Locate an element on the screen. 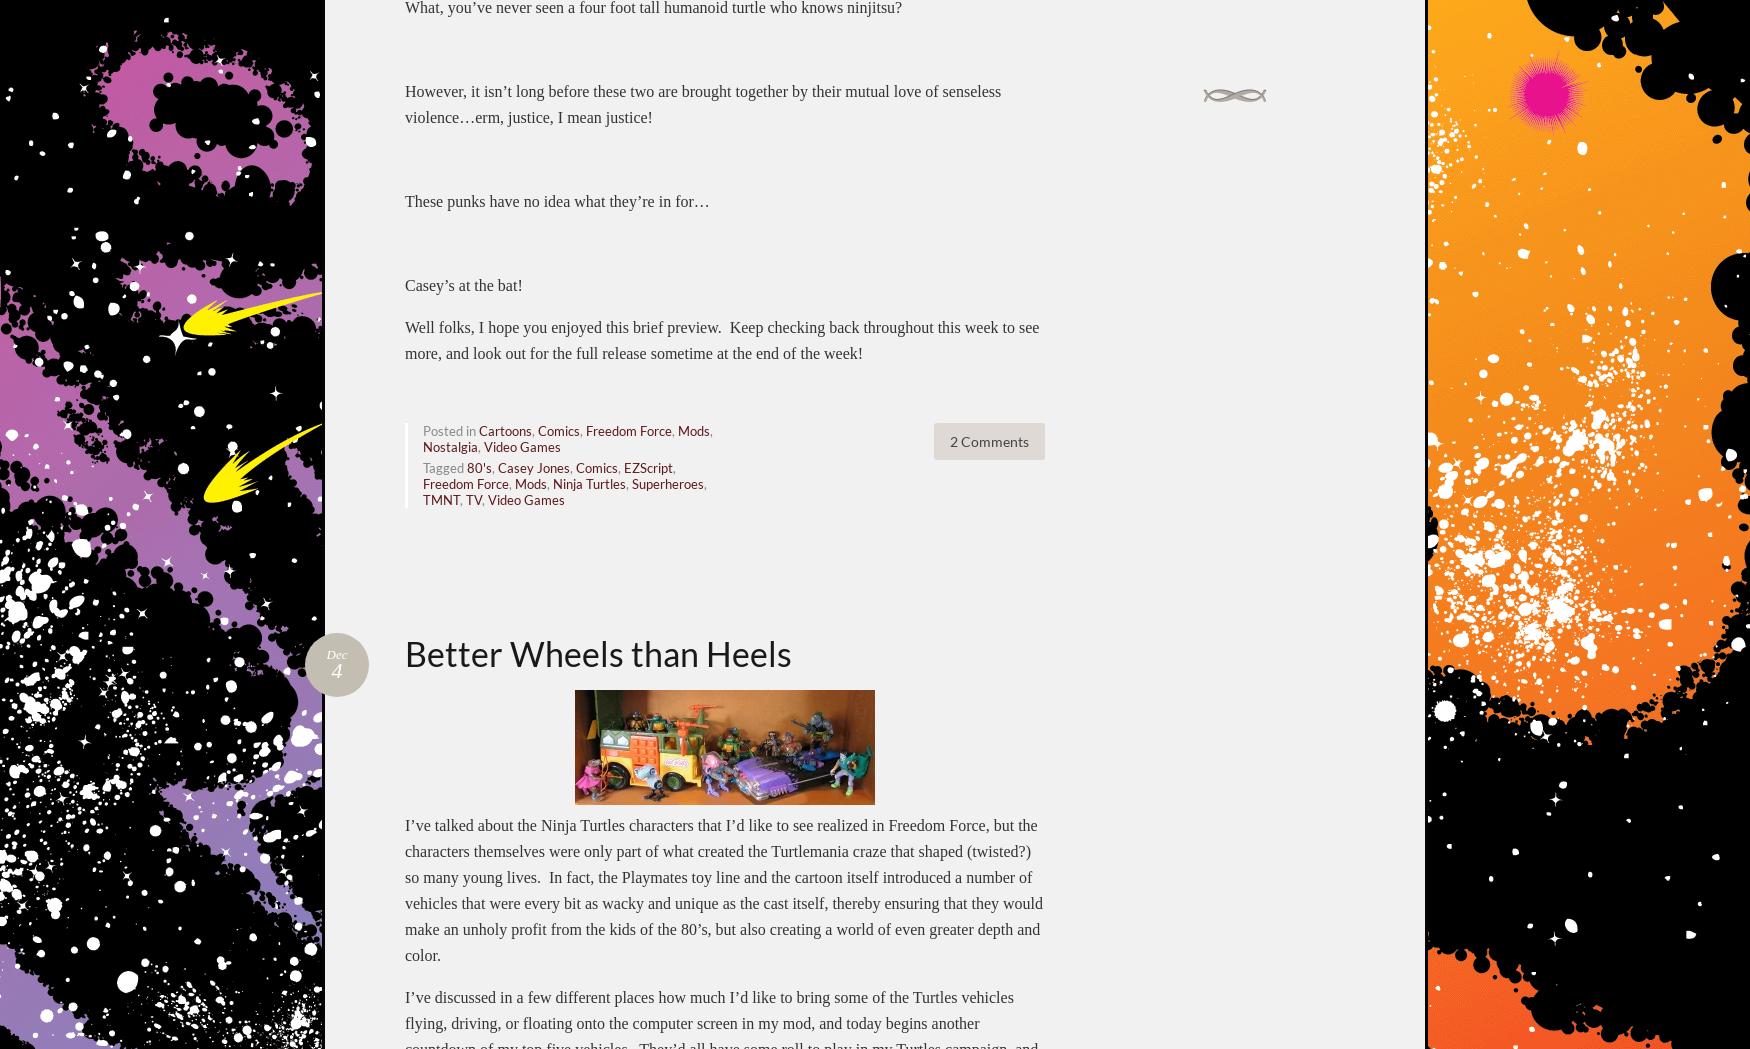 This screenshot has height=1049, width=1750. 'Casey’s at the bat!' is located at coordinates (463, 284).